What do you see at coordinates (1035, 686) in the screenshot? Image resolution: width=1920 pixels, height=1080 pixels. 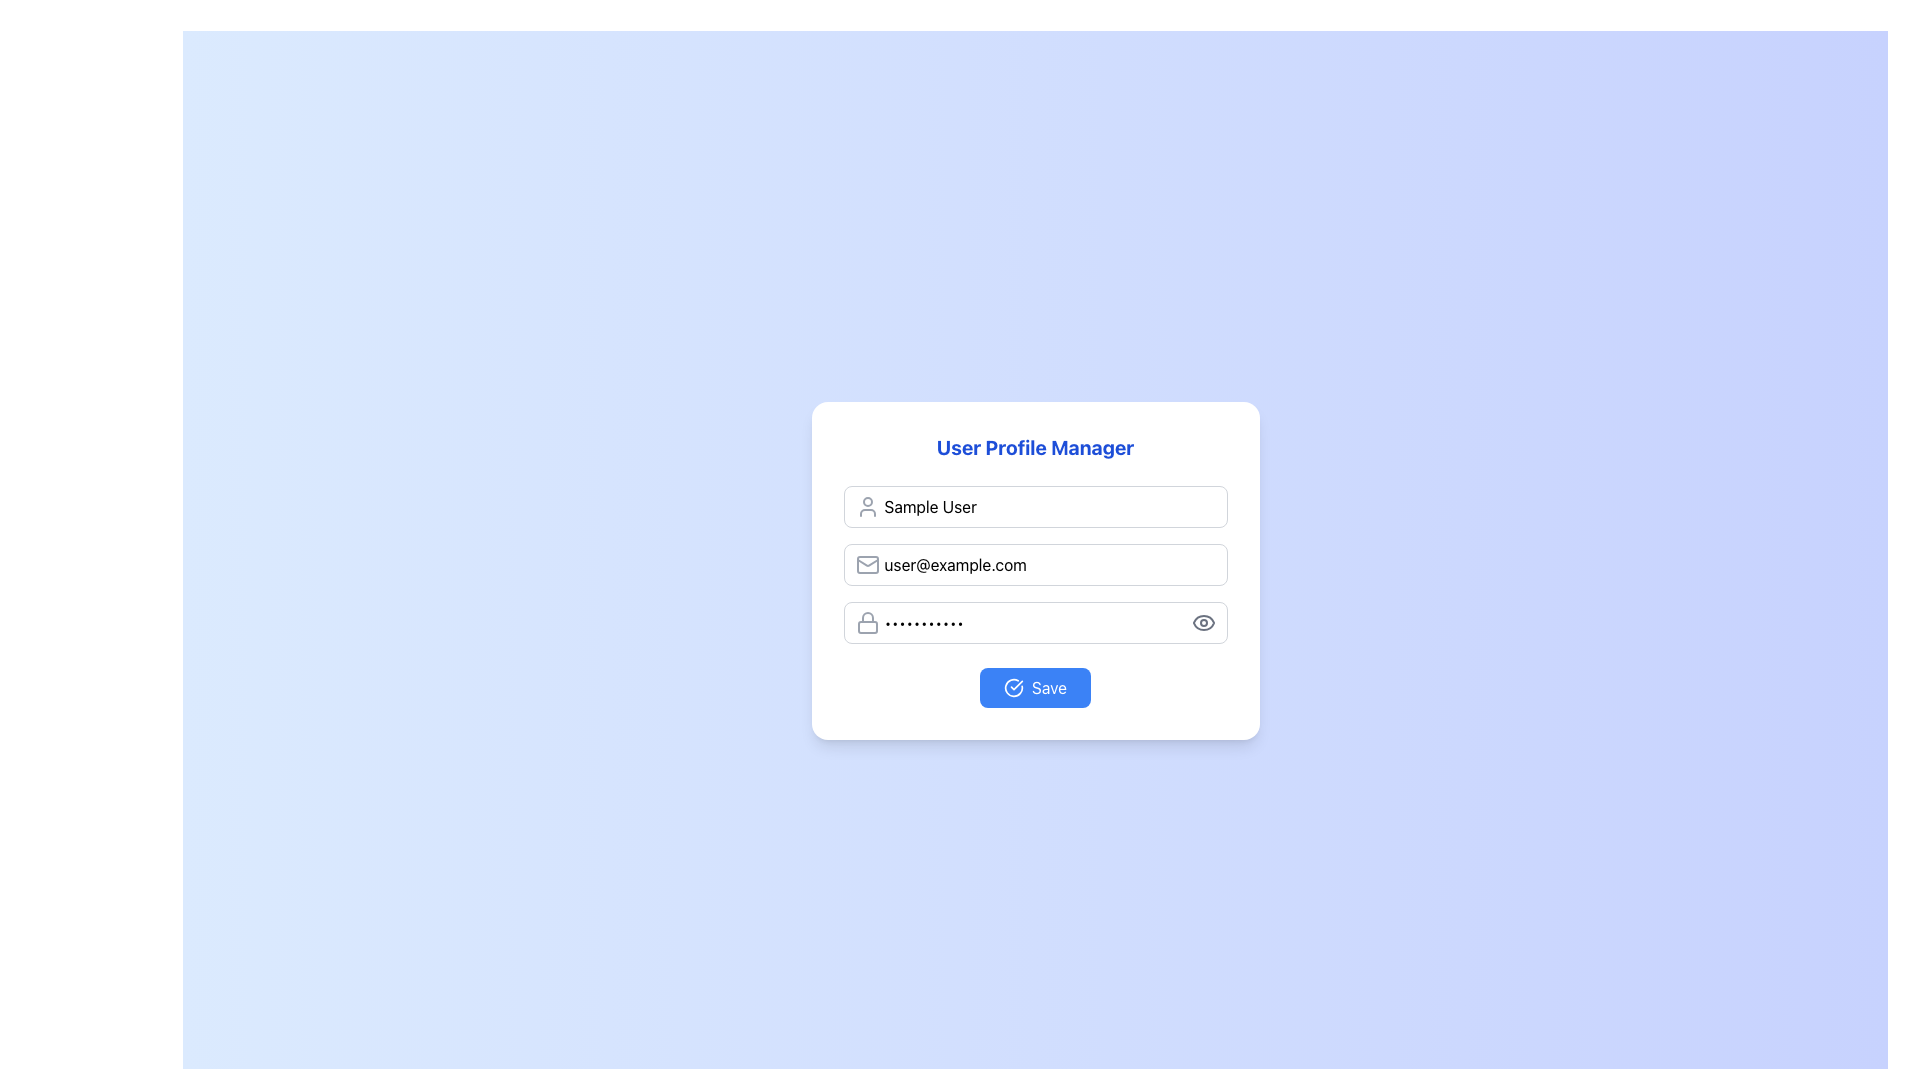 I see `the 'Save' button with a blue background and white text, located at the bottom of the 'User Profile Manager' modal` at bounding box center [1035, 686].